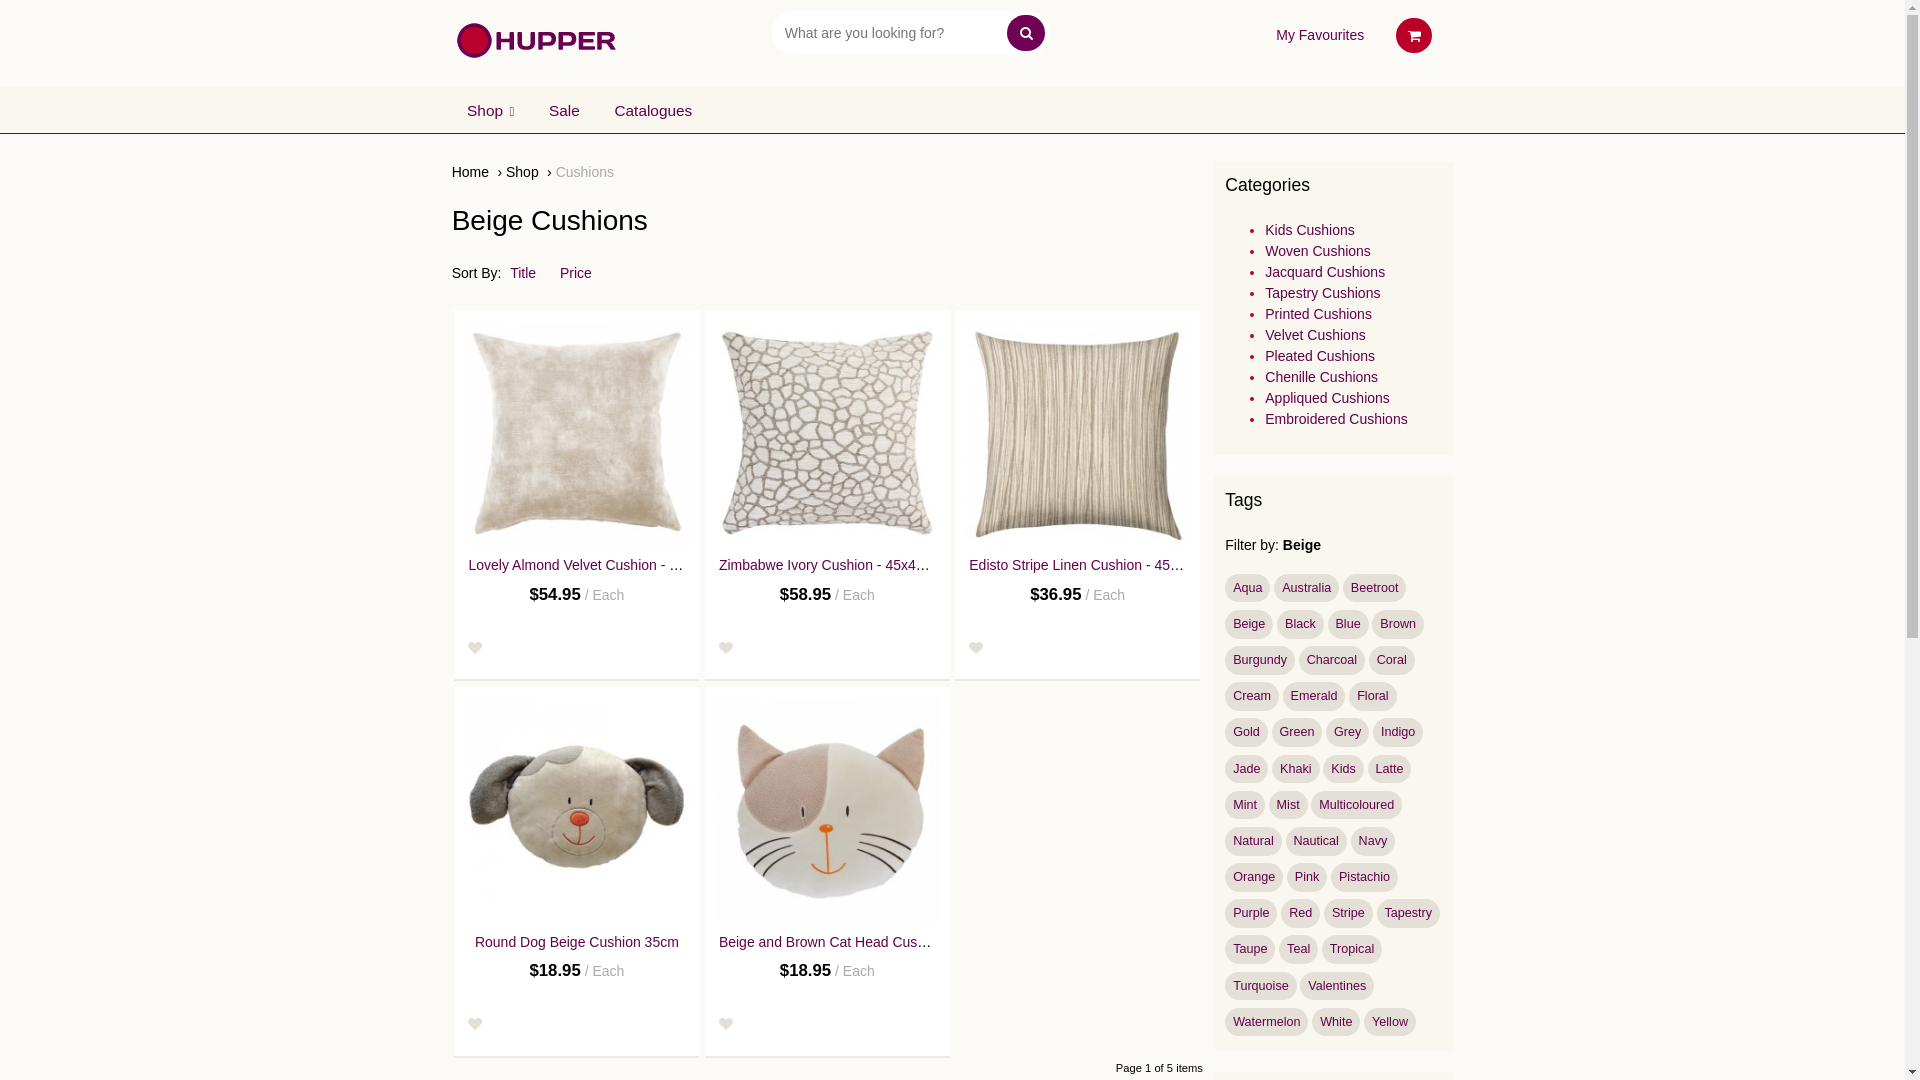 The width and height of the screenshot is (1920, 1080). Describe the element at coordinates (474, 941) in the screenshot. I see `'Round Dog Beige Cushion 35cm'` at that location.